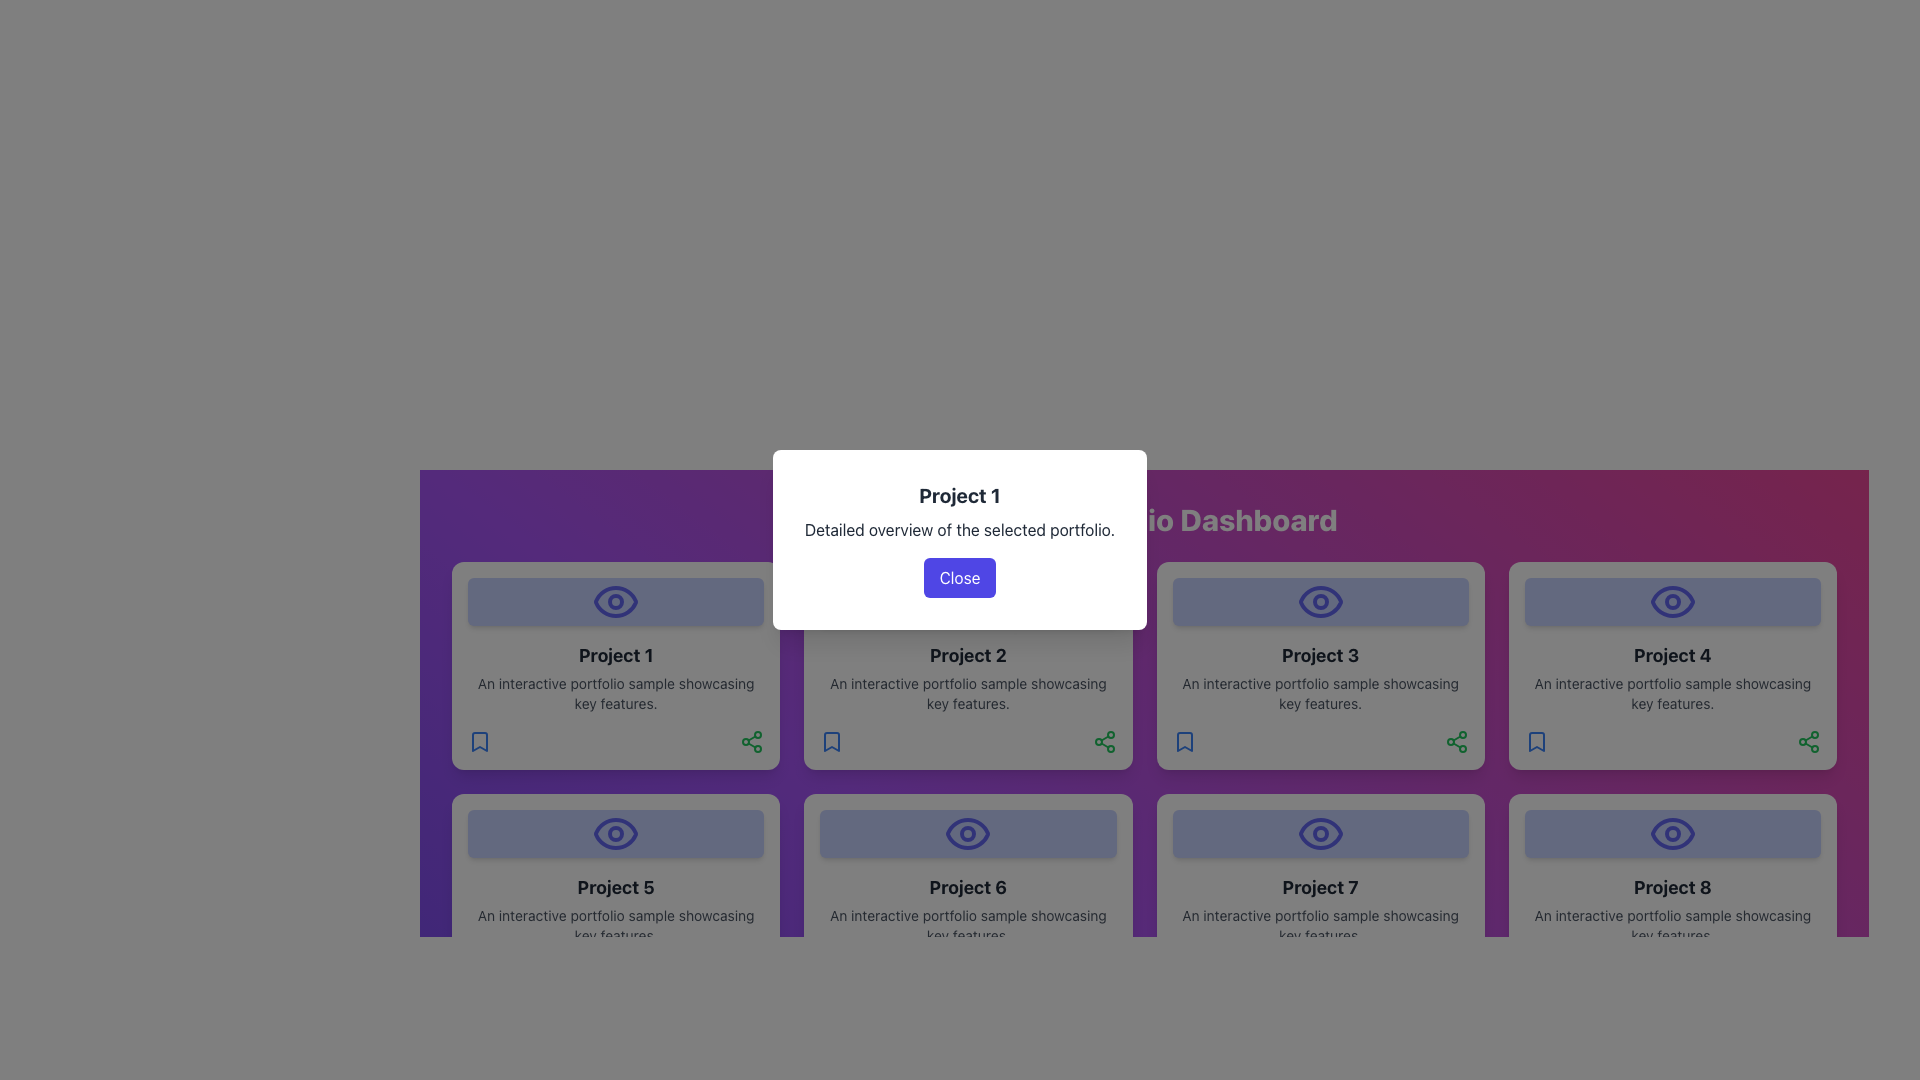 Image resolution: width=1920 pixels, height=1080 pixels. What do you see at coordinates (1320, 897) in the screenshot?
I see `the Informational Card that provides an overview of 'Project 7', located in the second row and third column of the grid on the portfolio dashboard` at bounding box center [1320, 897].